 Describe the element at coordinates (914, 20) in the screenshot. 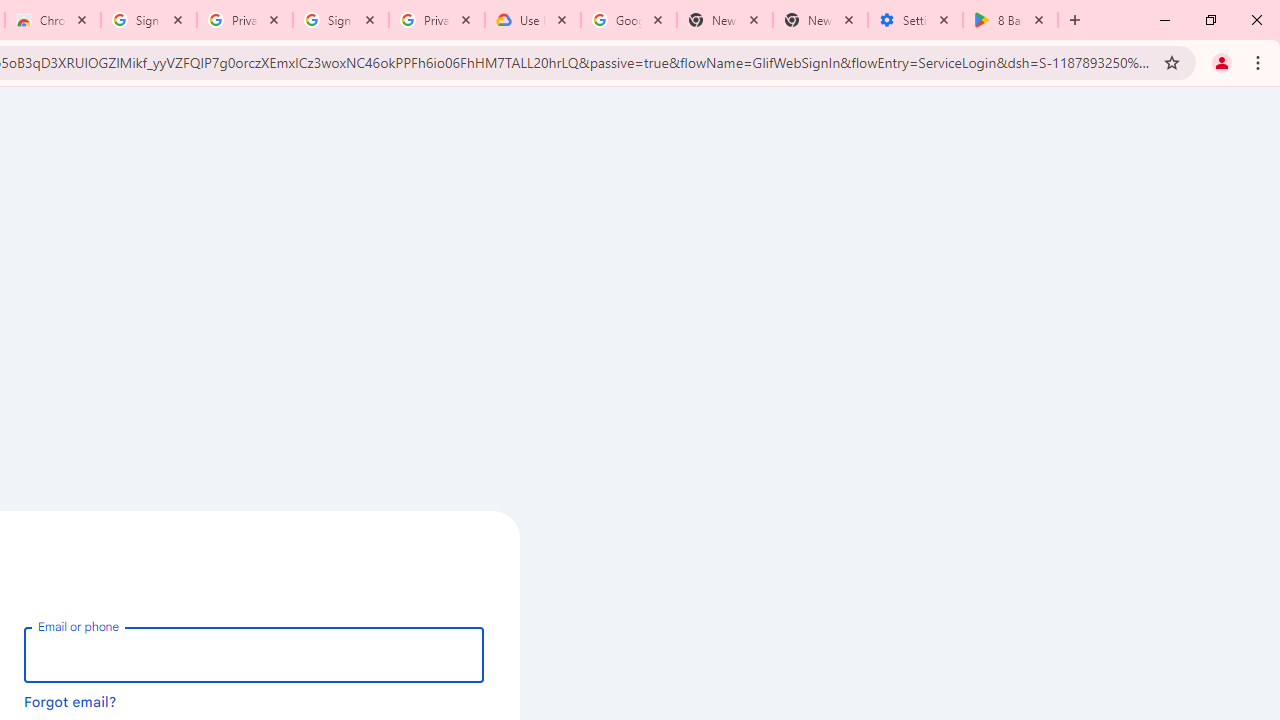

I see `'Settings - System'` at that location.